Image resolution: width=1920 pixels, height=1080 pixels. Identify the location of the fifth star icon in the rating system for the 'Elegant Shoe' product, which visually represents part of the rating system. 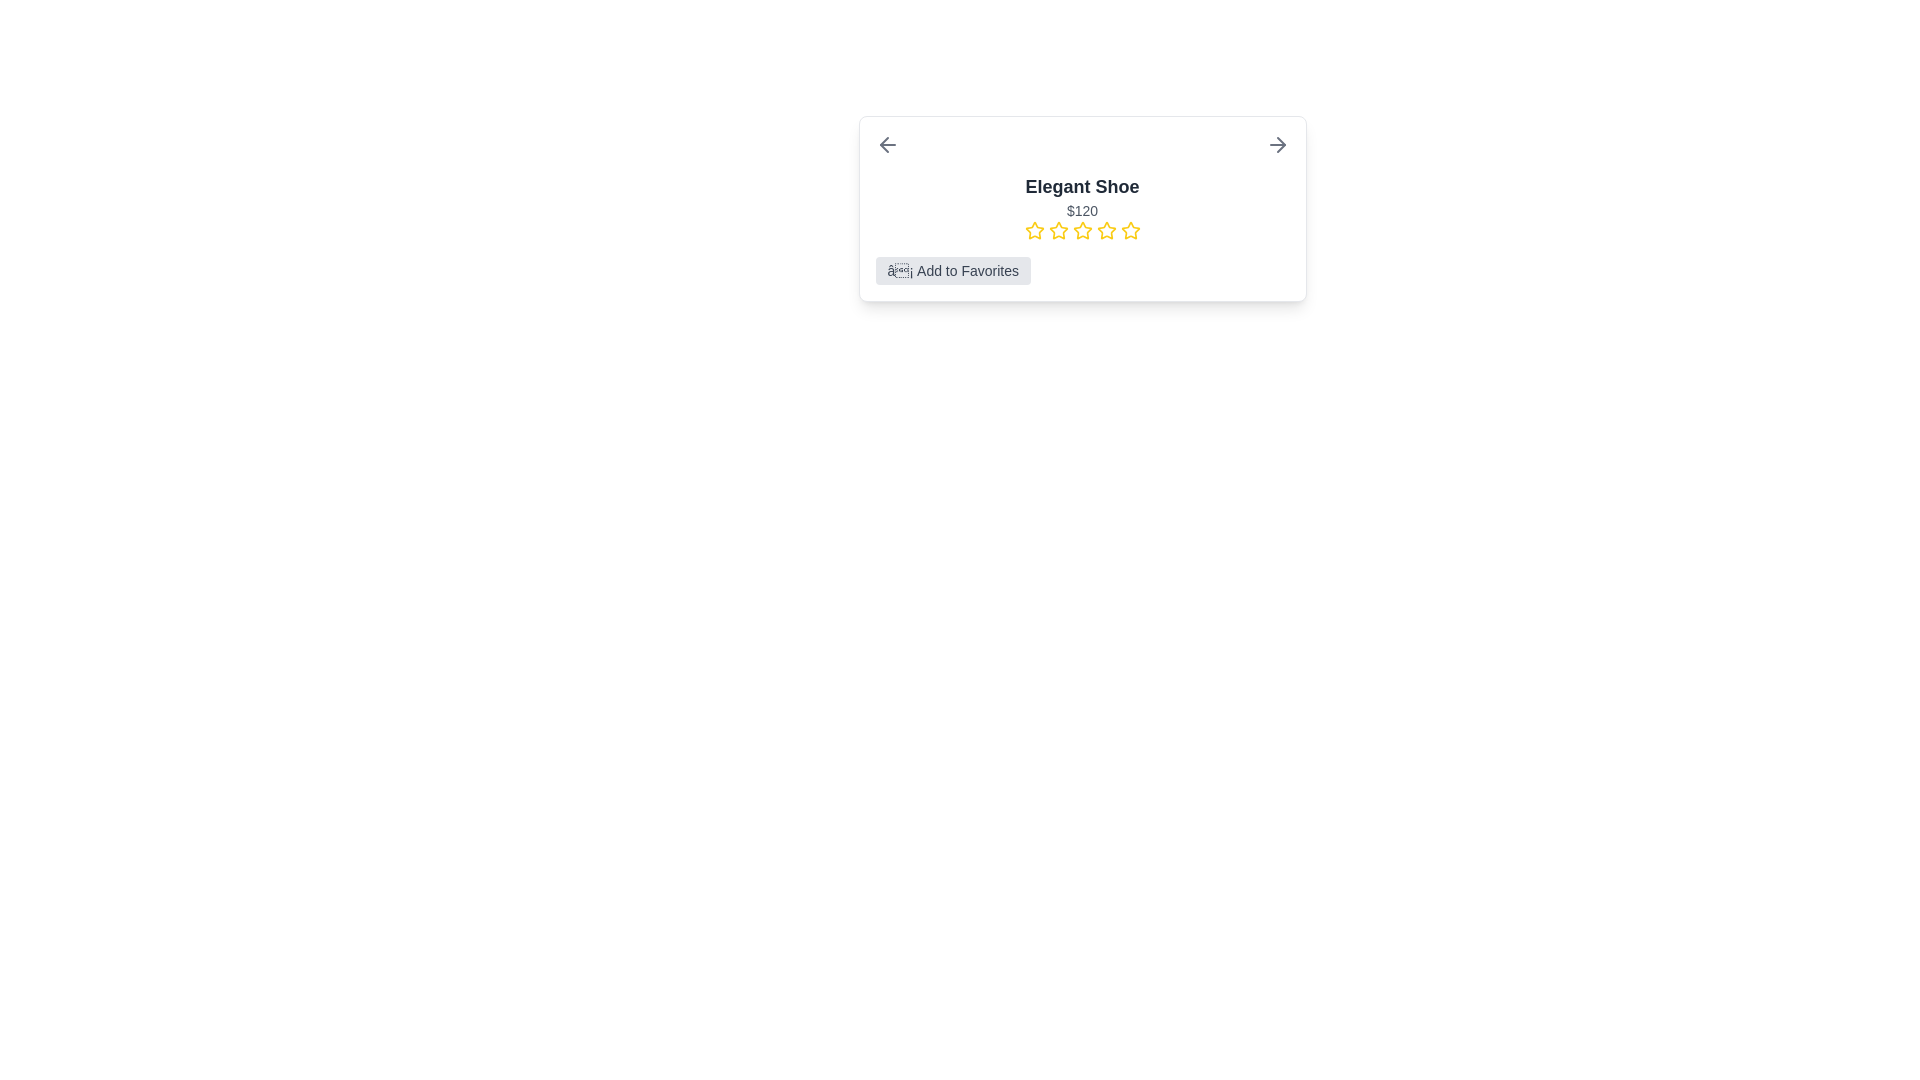
(1105, 230).